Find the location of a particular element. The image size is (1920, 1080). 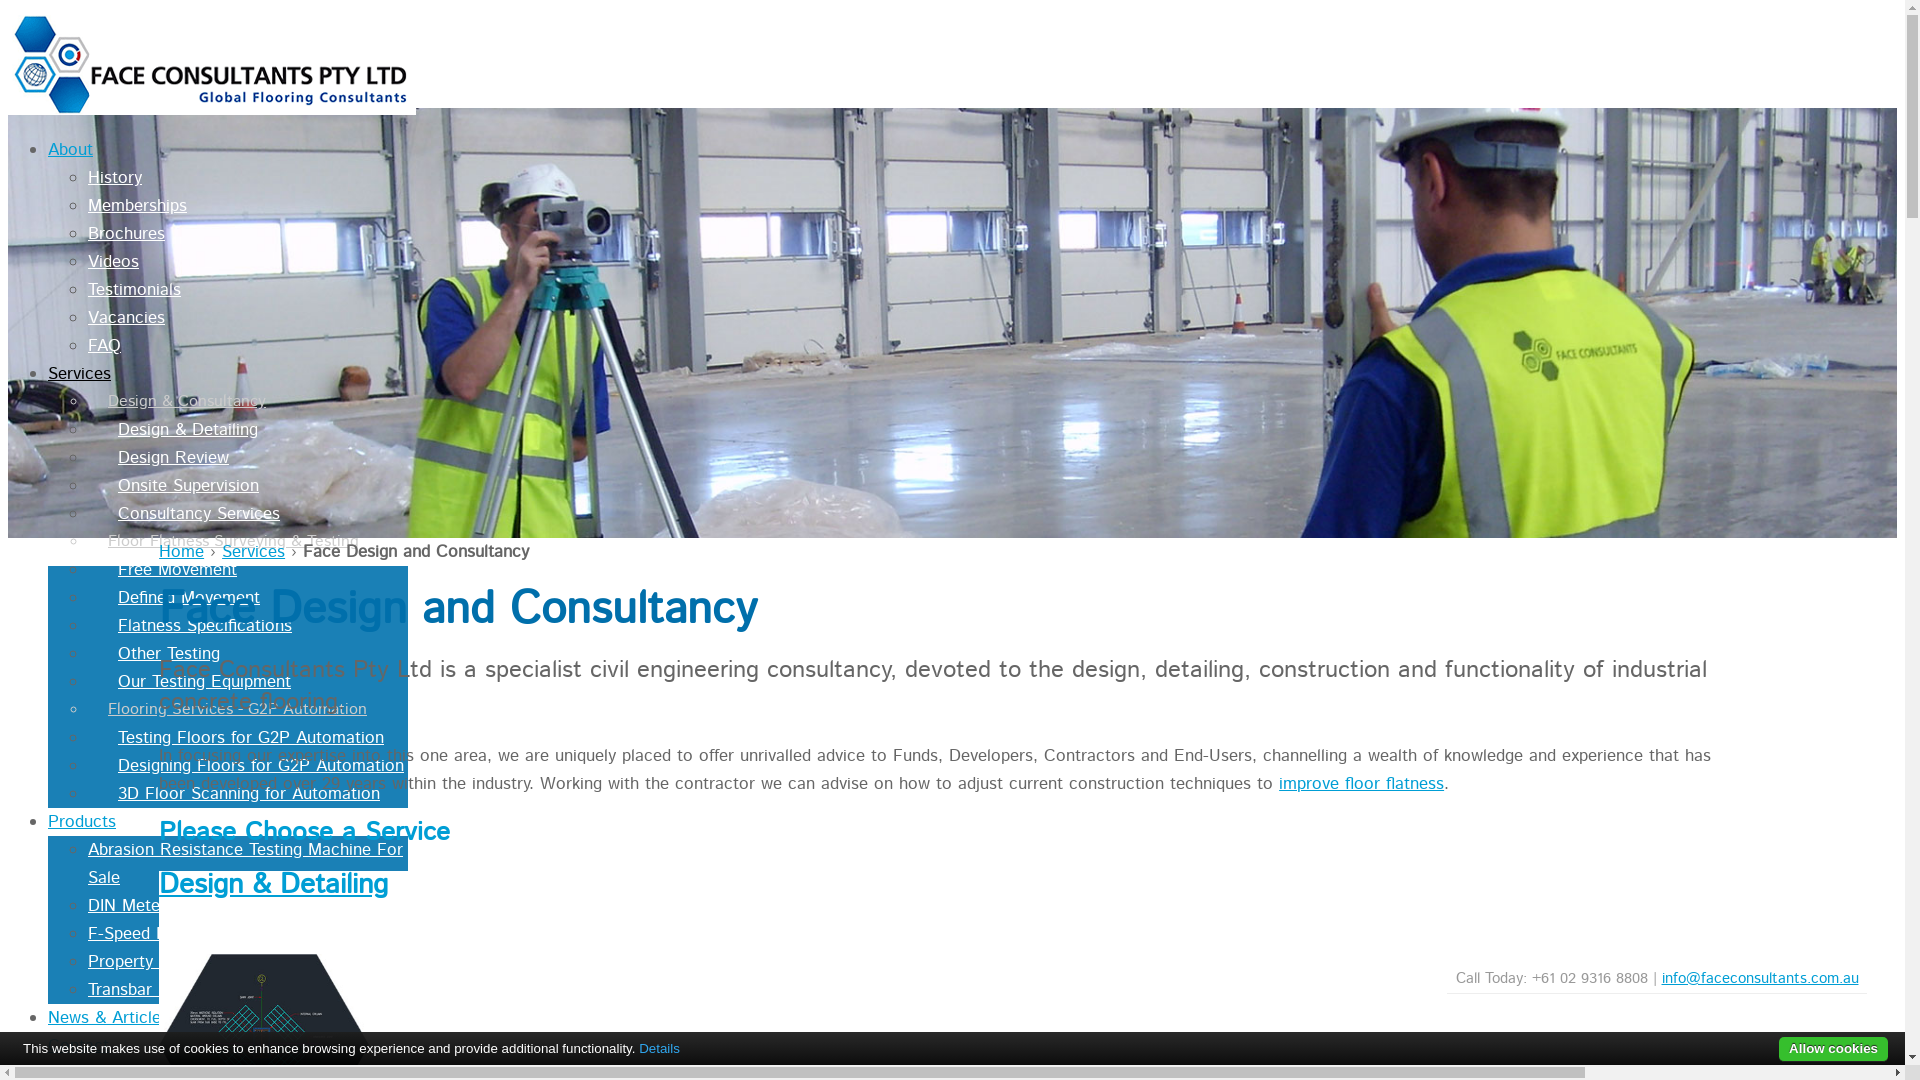

'Free Movement' is located at coordinates (162, 570).